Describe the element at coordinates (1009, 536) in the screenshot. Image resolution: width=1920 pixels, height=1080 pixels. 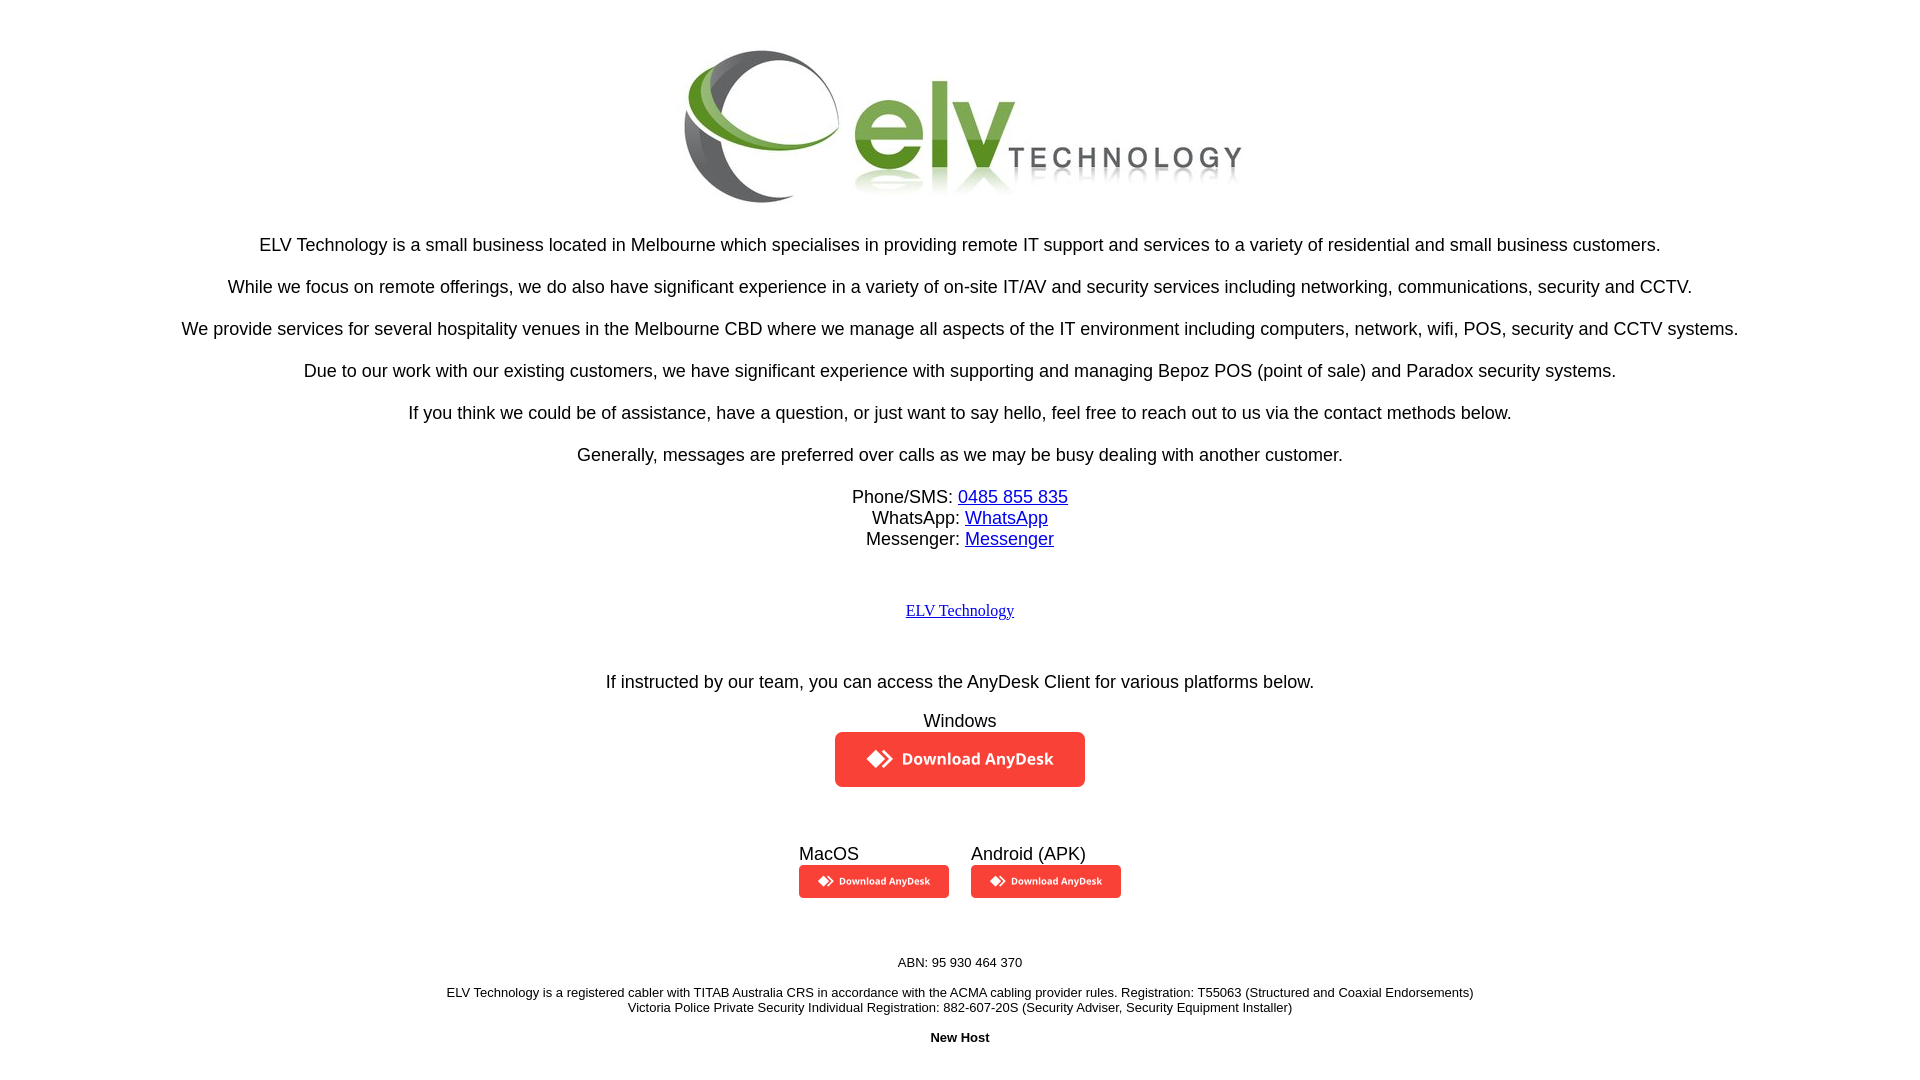
I see `'Messenger'` at that location.